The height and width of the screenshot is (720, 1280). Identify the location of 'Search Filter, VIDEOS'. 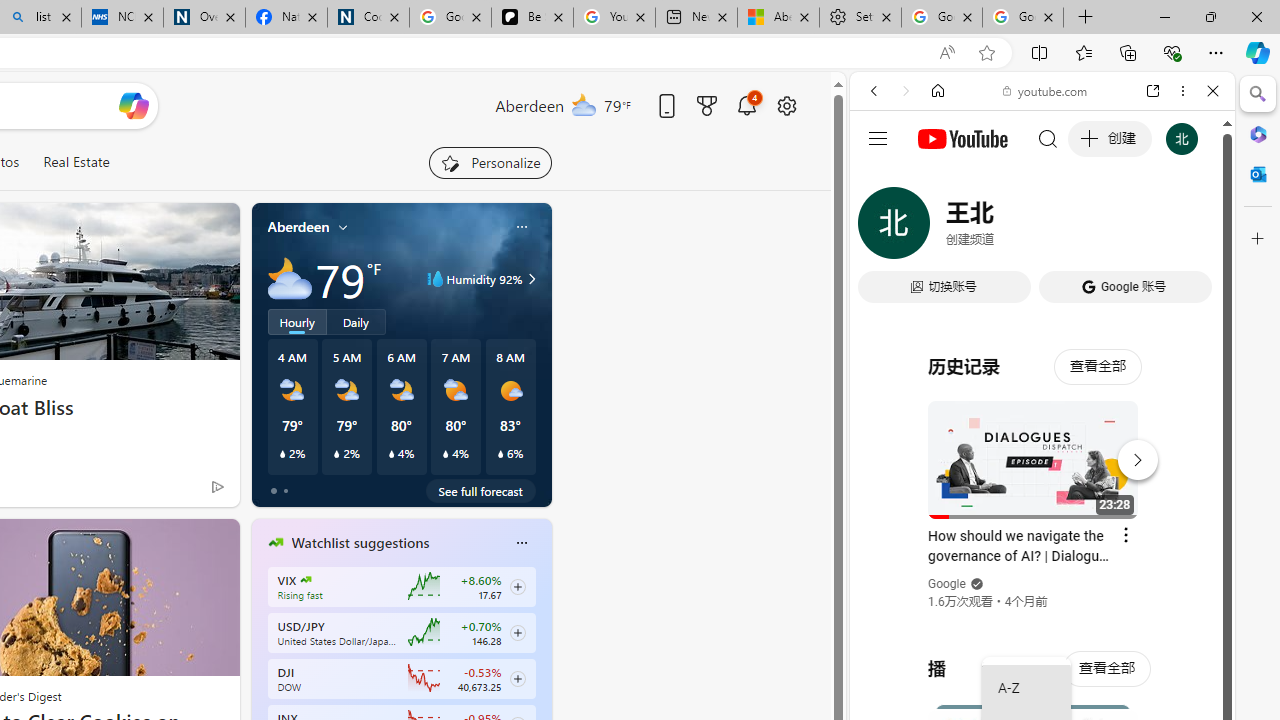
(1006, 227).